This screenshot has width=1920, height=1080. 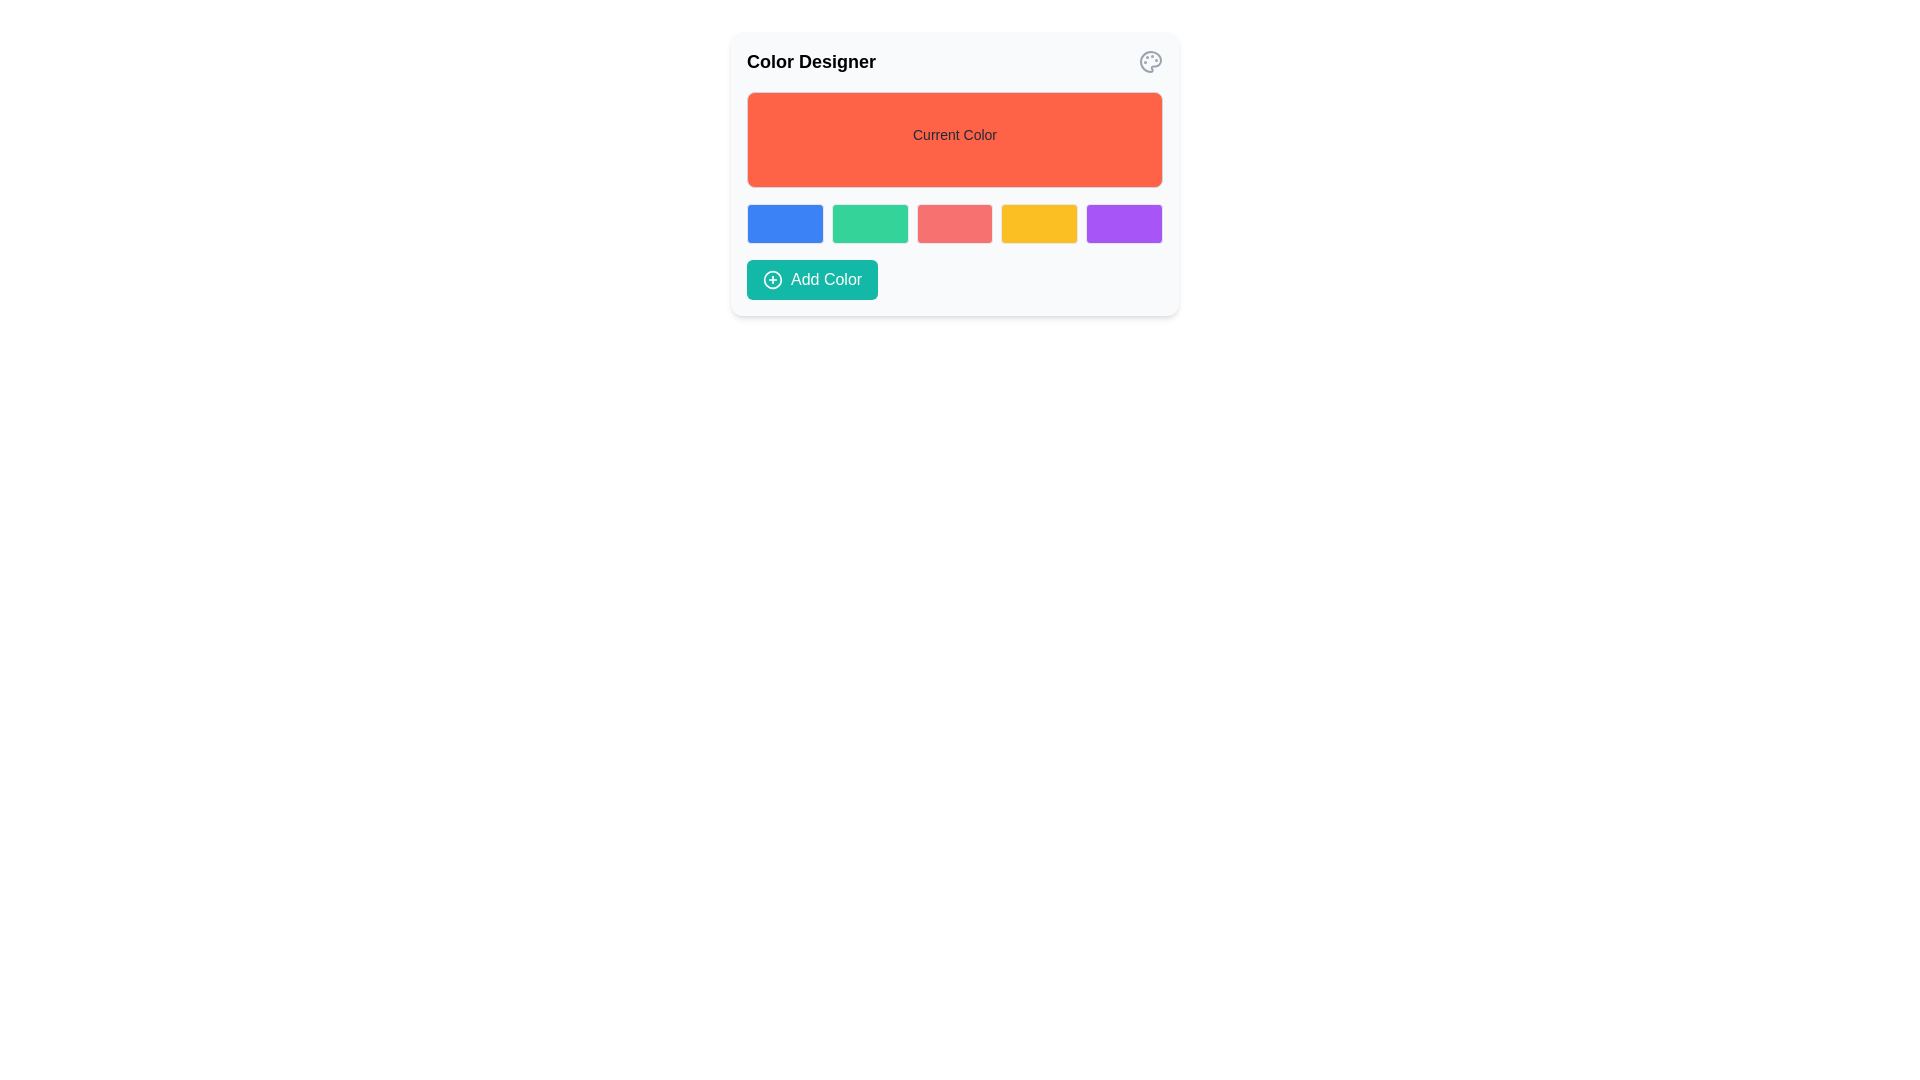 I want to click on the second color option button in the Color Designer interface, so click(x=870, y=223).